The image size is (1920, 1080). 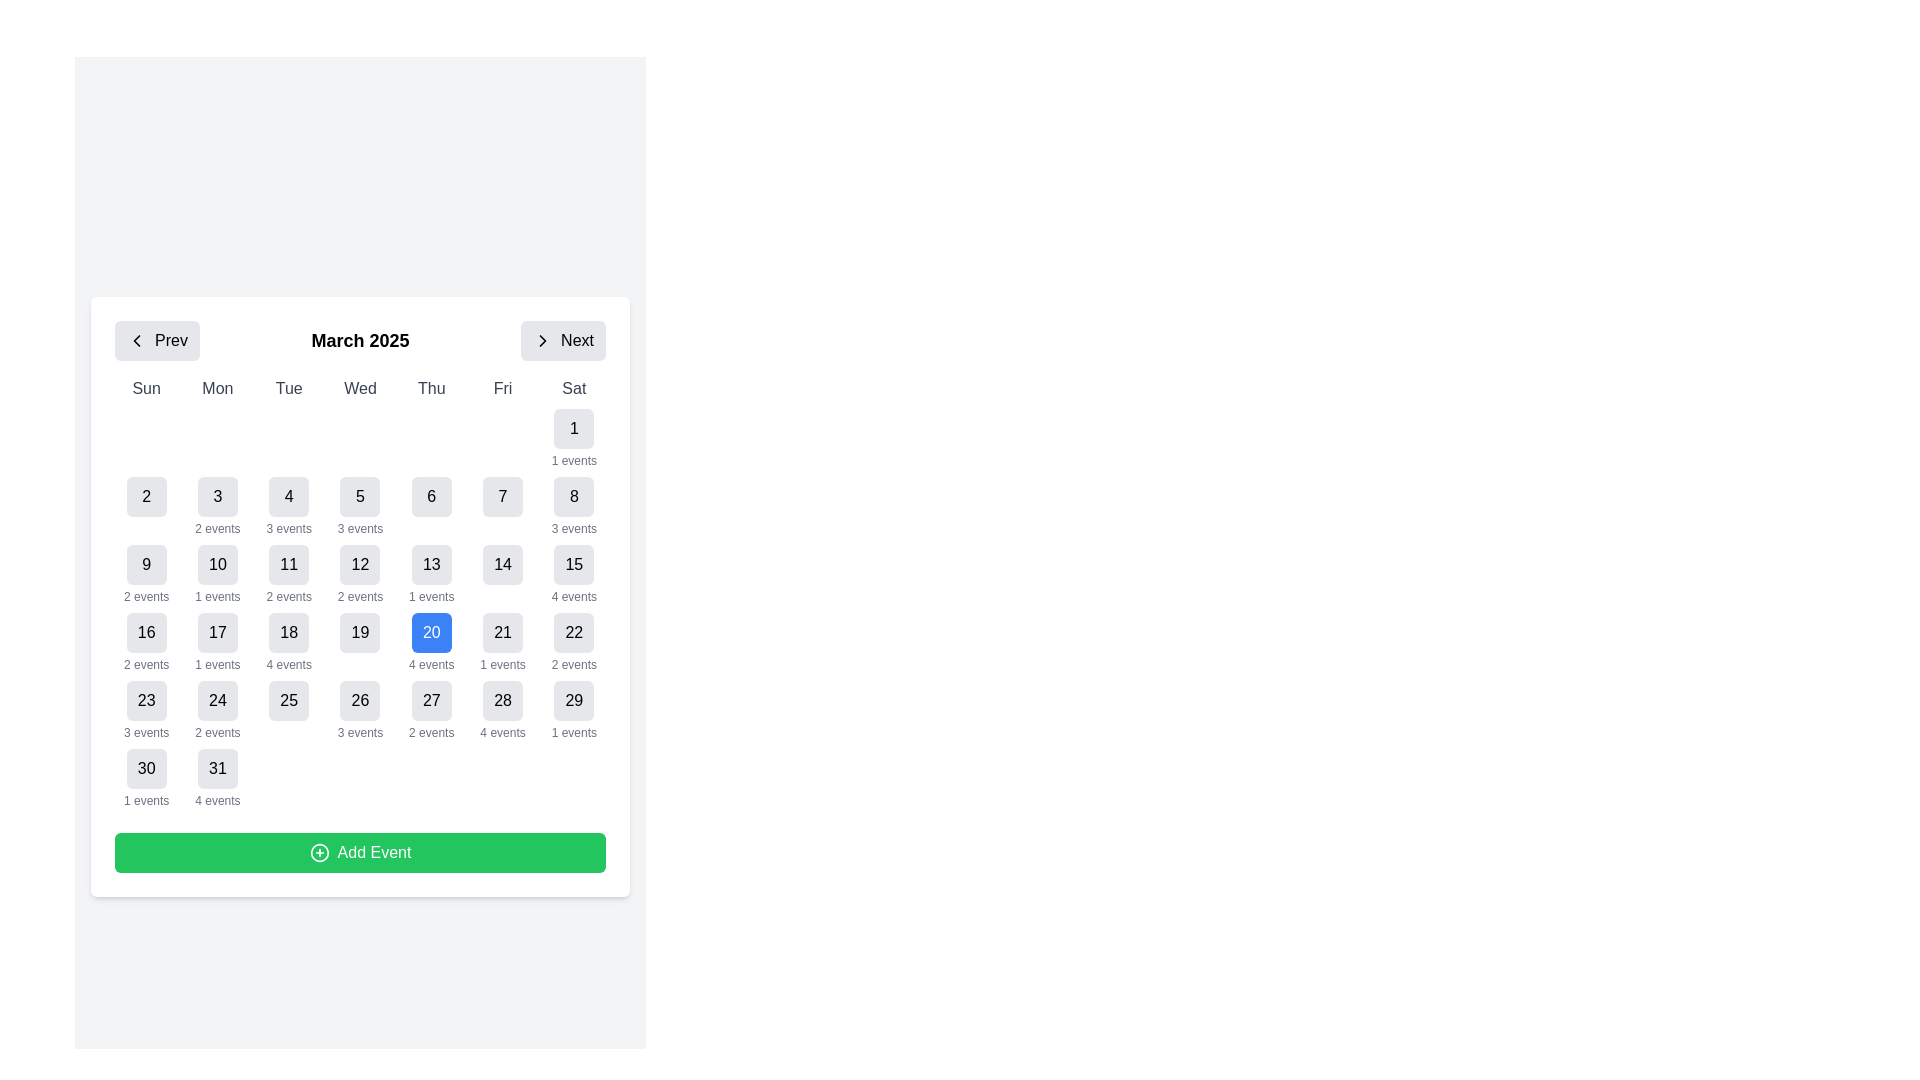 I want to click on the Calendar date tile displaying the number '13' and indicating '1 events', so click(x=430, y=574).